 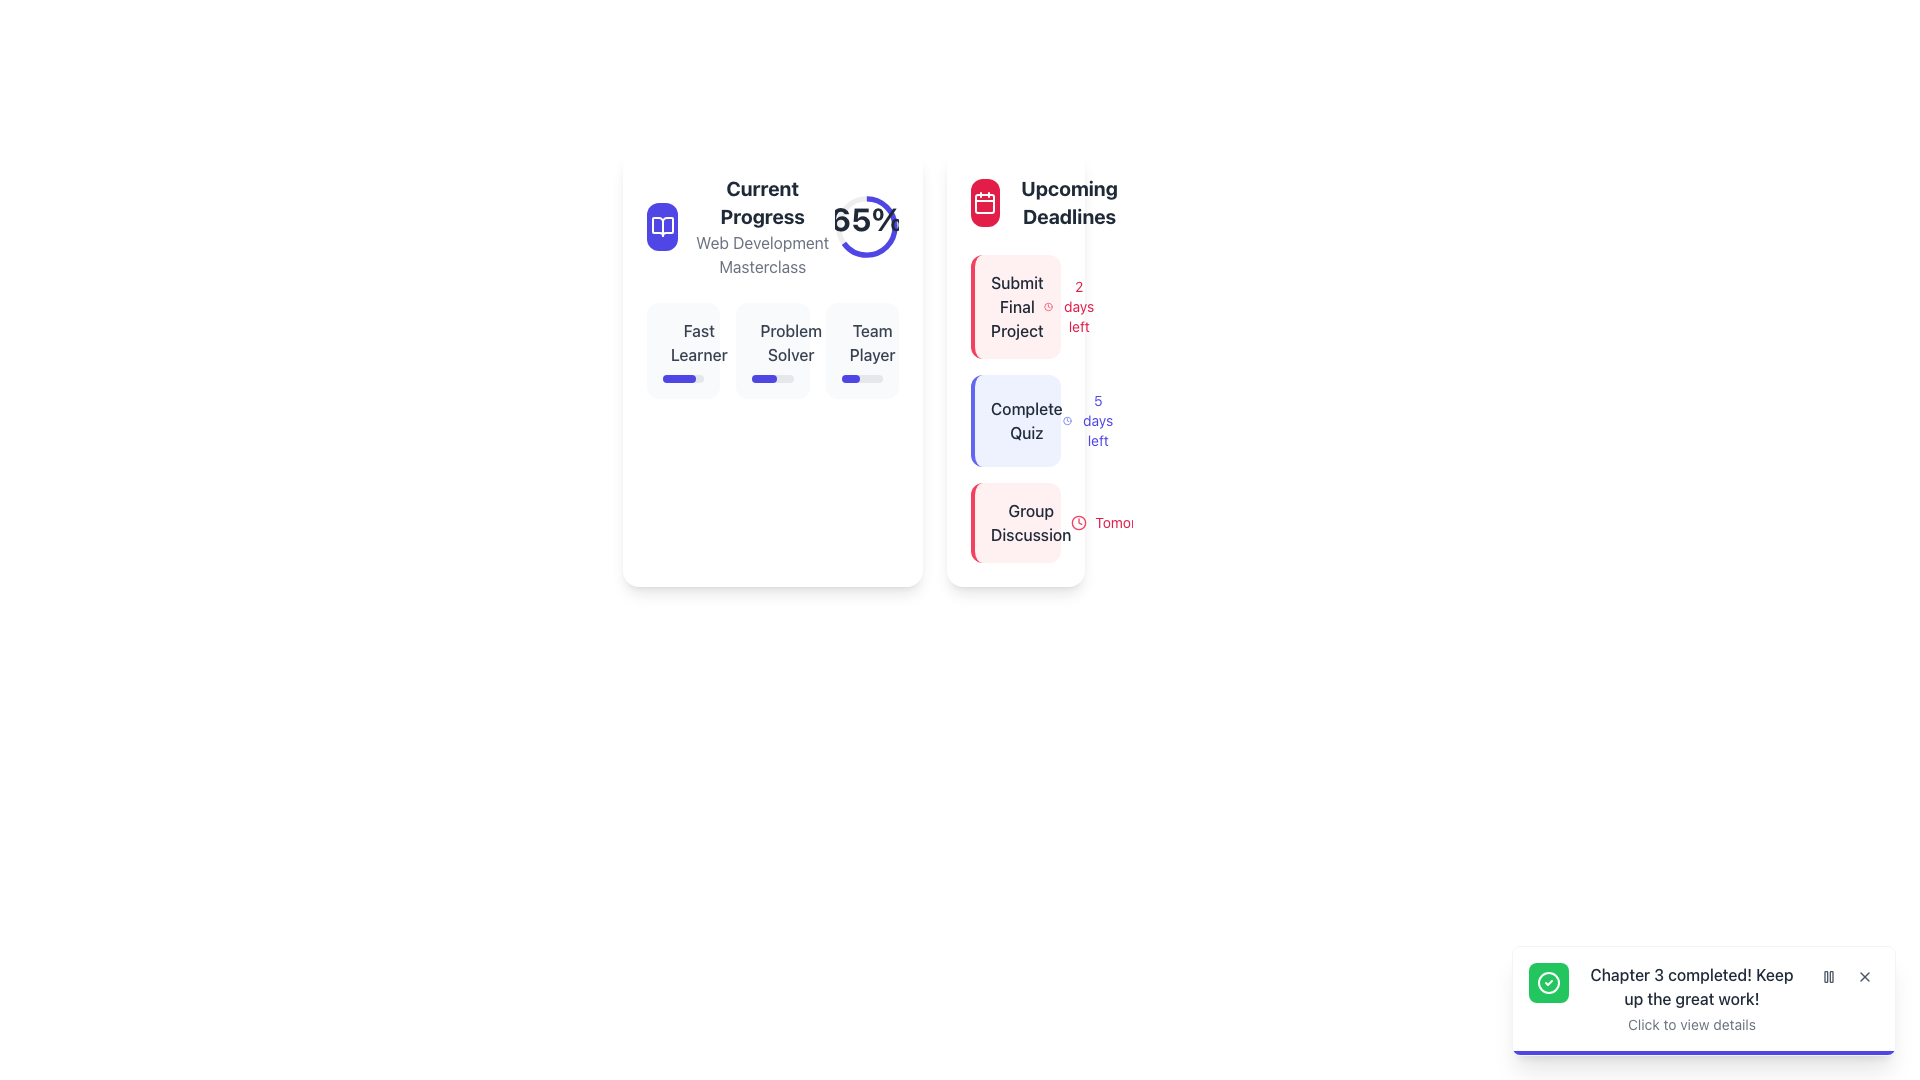 I want to click on the indigo progress bar that represents 45% progress, located under the 'Team Player' label in the 'Current Progress' section, so click(x=850, y=378).